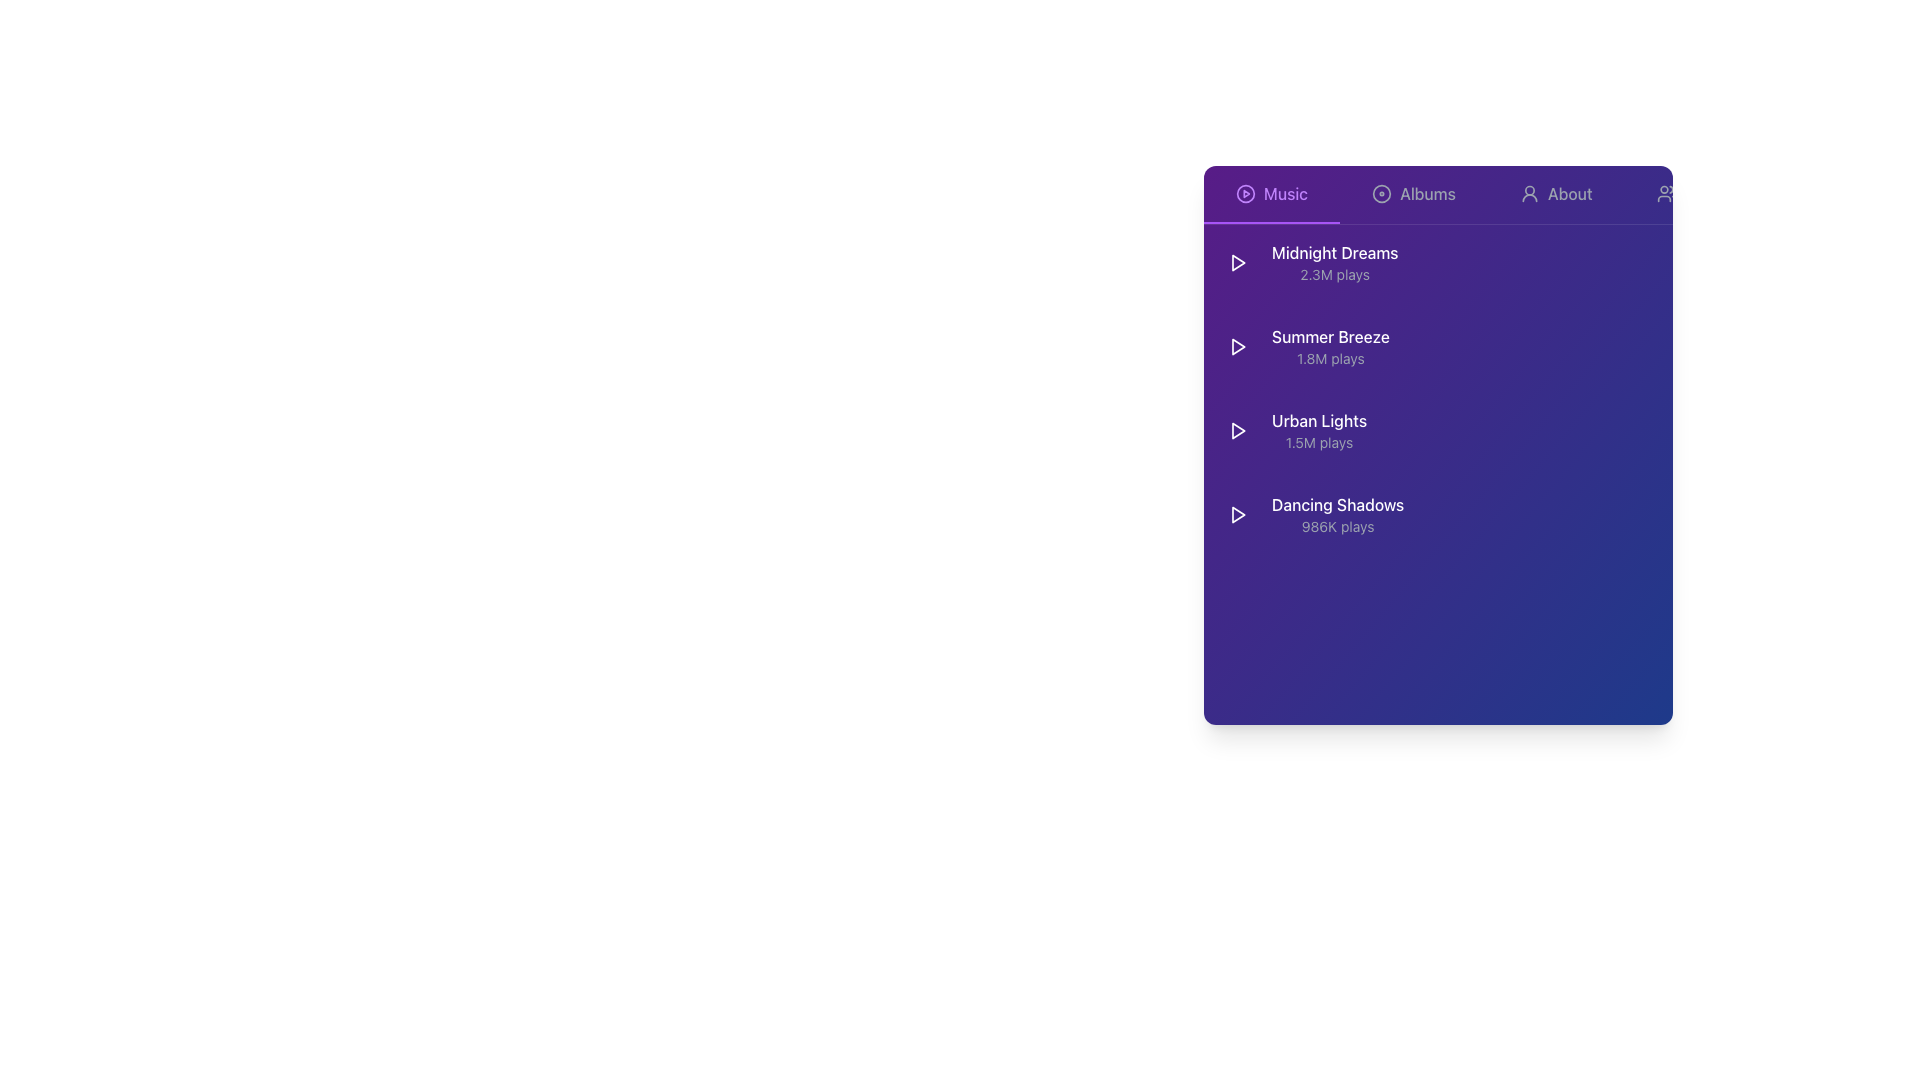 The image size is (1920, 1080). What do you see at coordinates (1237, 430) in the screenshot?
I see `the play icon resembling a triangular shape pointing rightward, located in the list aligned with the entry labeled 'Urban Lights', to play the media` at bounding box center [1237, 430].